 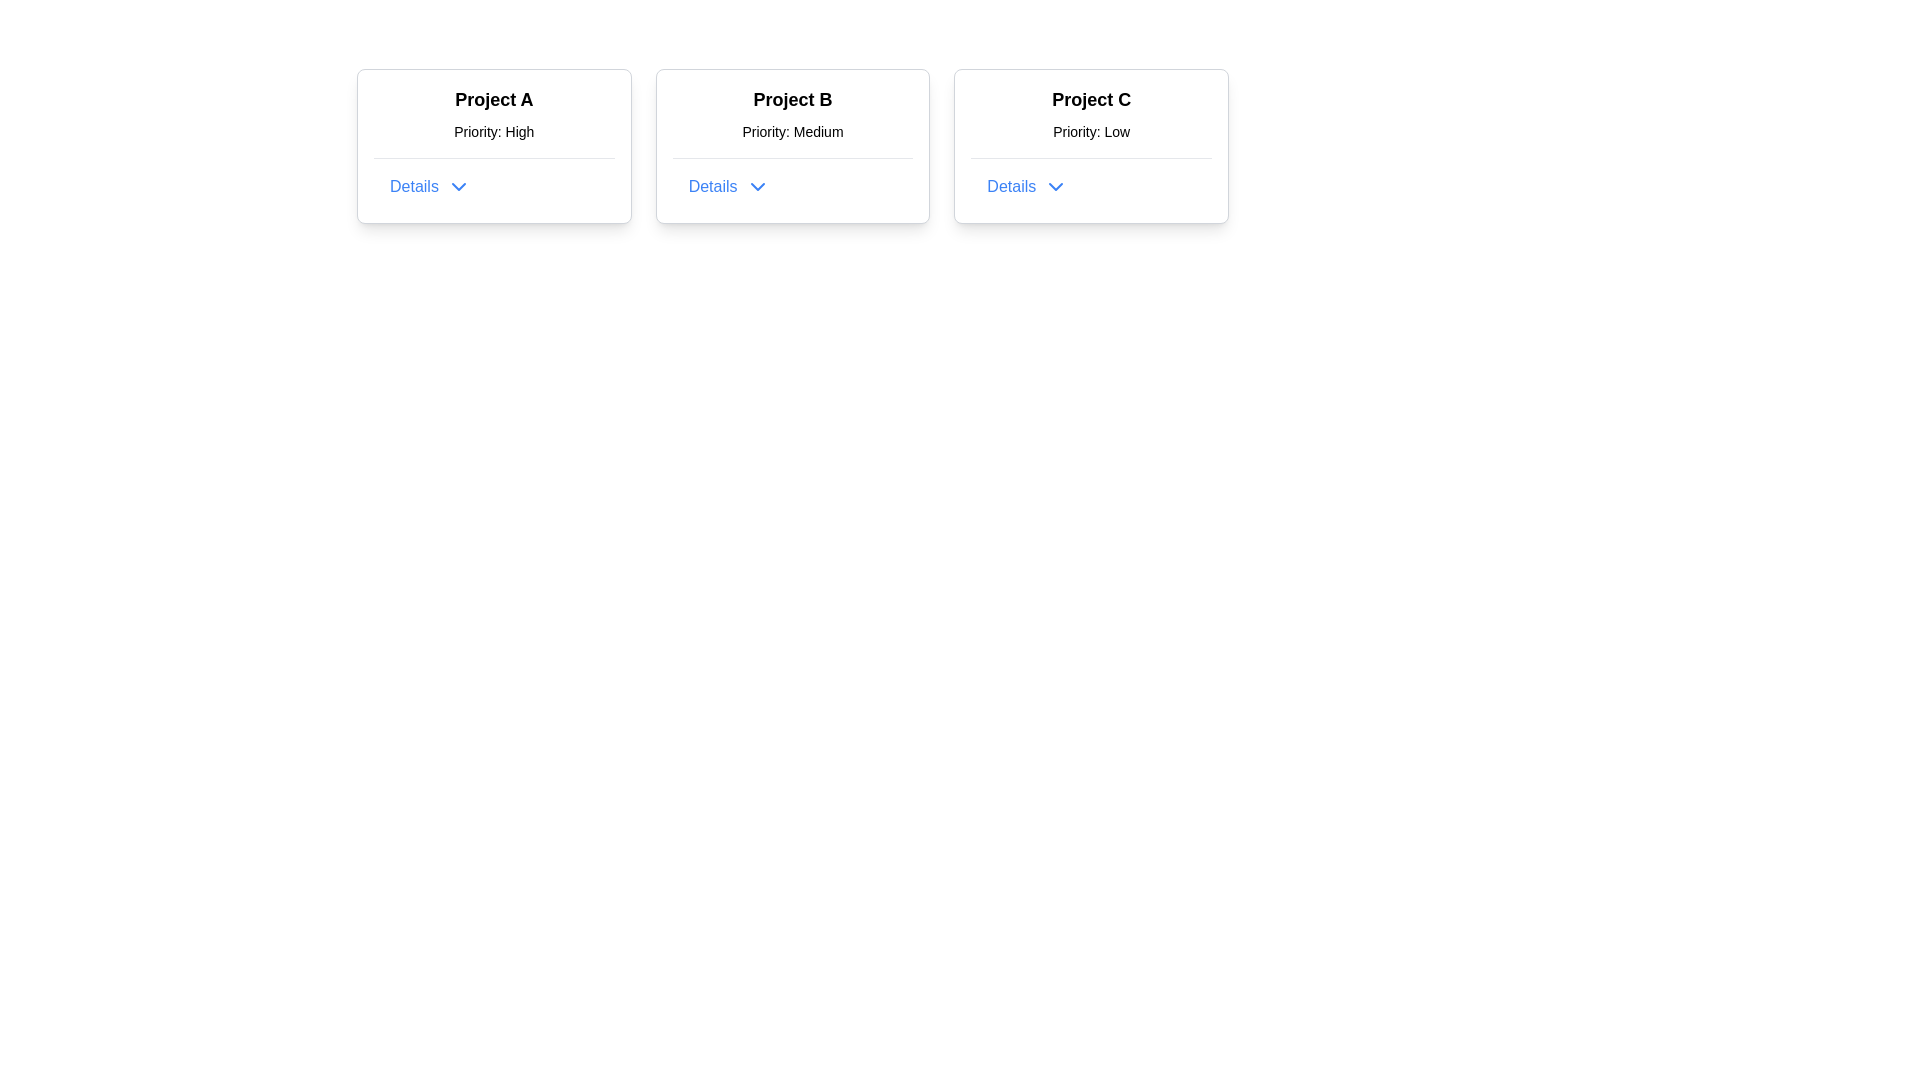 I want to click on the text label 'Project B' that is styled in bold and positioned at the top of its card, which is the middle card in a series of three horizontally aligned cards, so click(x=791, y=100).